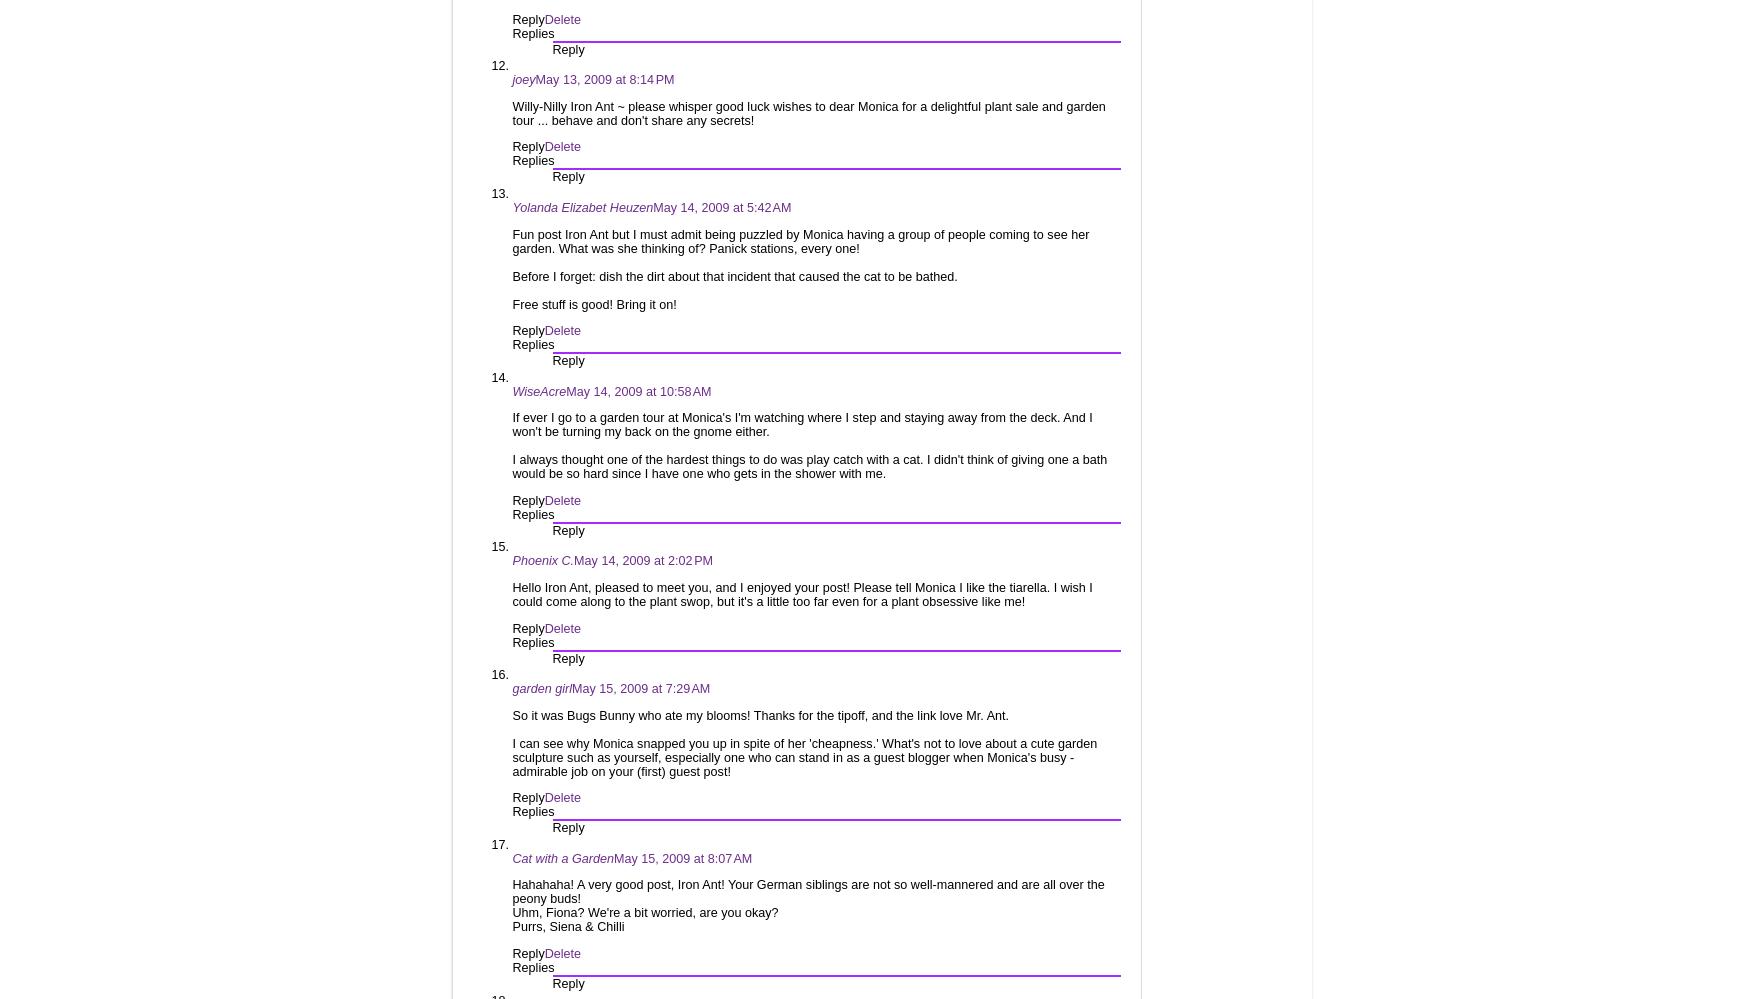 The height and width of the screenshot is (999, 1763). I want to click on 'Willy-Nilly Iron Ant ~ please whisper good luck wishes to dear Monica for a delightful plant sale and garden tour ... behave and don't share any secrets!', so click(808, 112).